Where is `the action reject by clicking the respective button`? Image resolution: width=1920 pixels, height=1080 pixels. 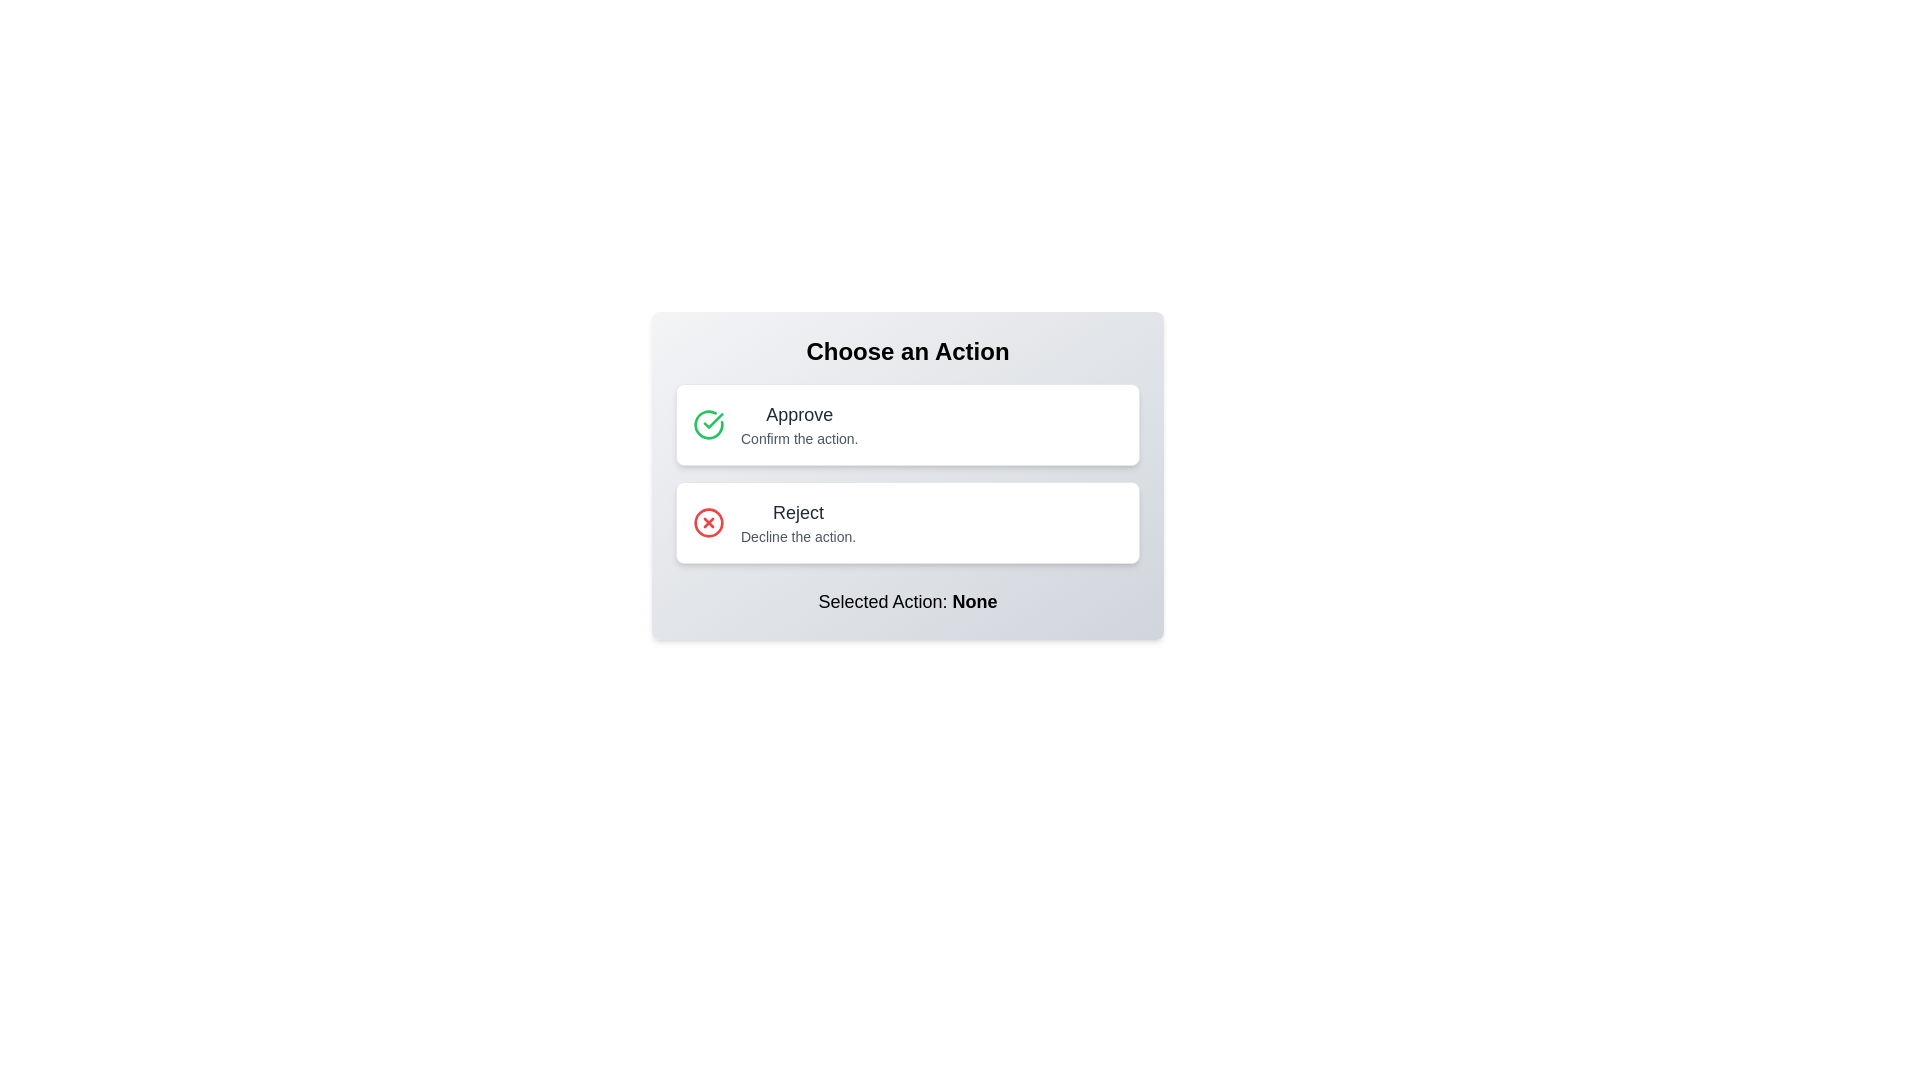
the action reject by clicking the respective button is located at coordinates (906, 522).